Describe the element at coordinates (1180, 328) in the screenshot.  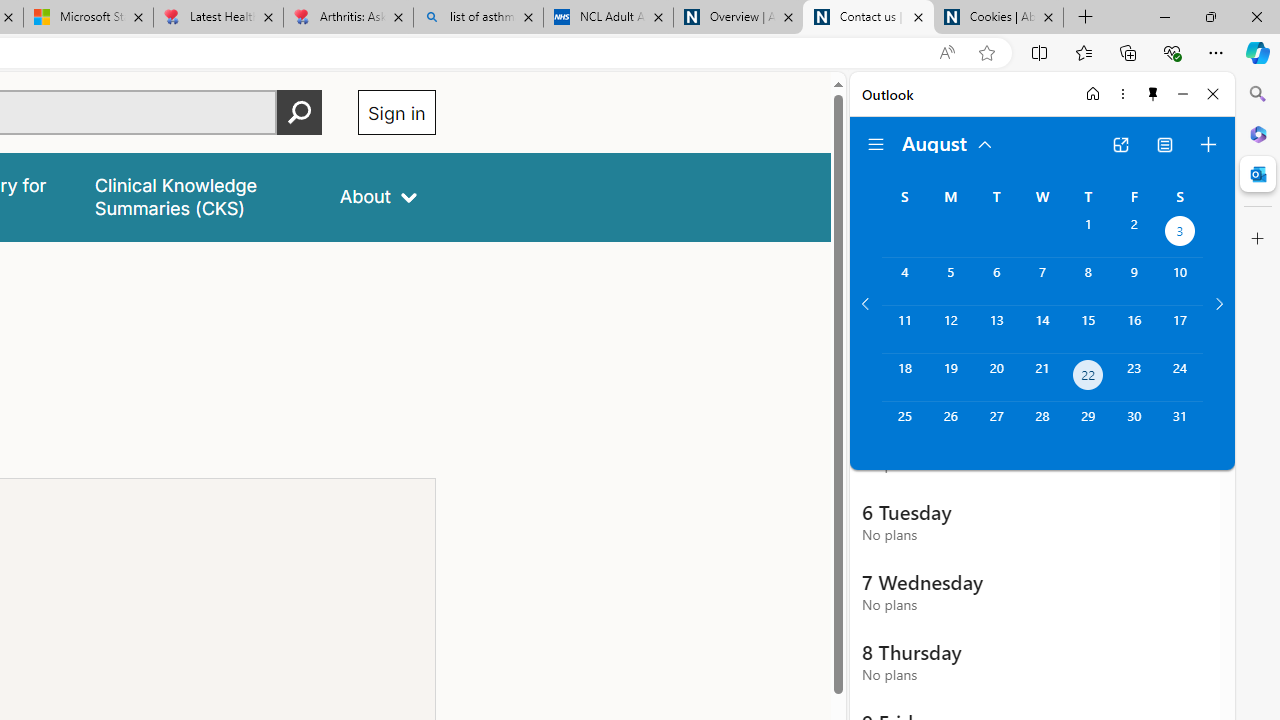
I see `'Saturday, August 17, 2024. '` at that location.